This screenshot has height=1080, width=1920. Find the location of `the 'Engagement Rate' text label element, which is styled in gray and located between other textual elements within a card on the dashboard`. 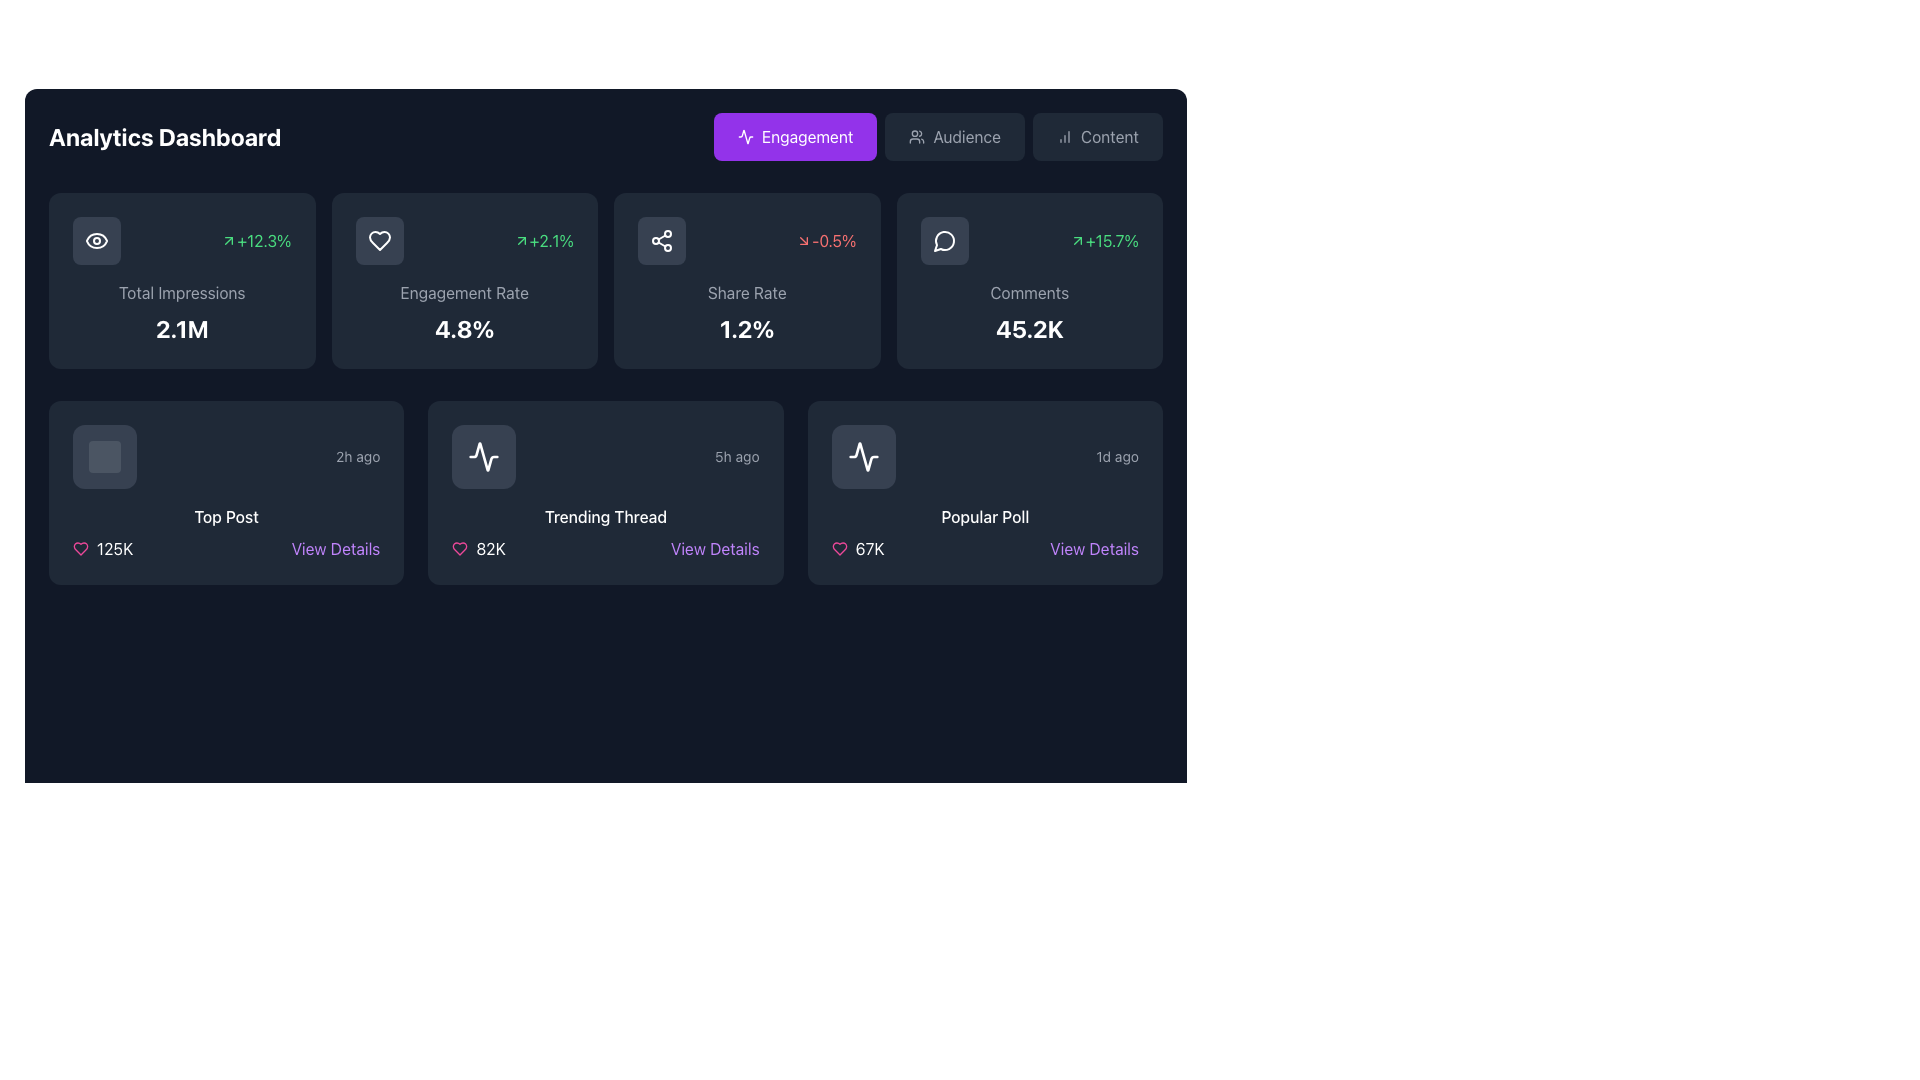

the 'Engagement Rate' text label element, which is styled in gray and located between other textual elements within a card on the dashboard is located at coordinates (463, 293).